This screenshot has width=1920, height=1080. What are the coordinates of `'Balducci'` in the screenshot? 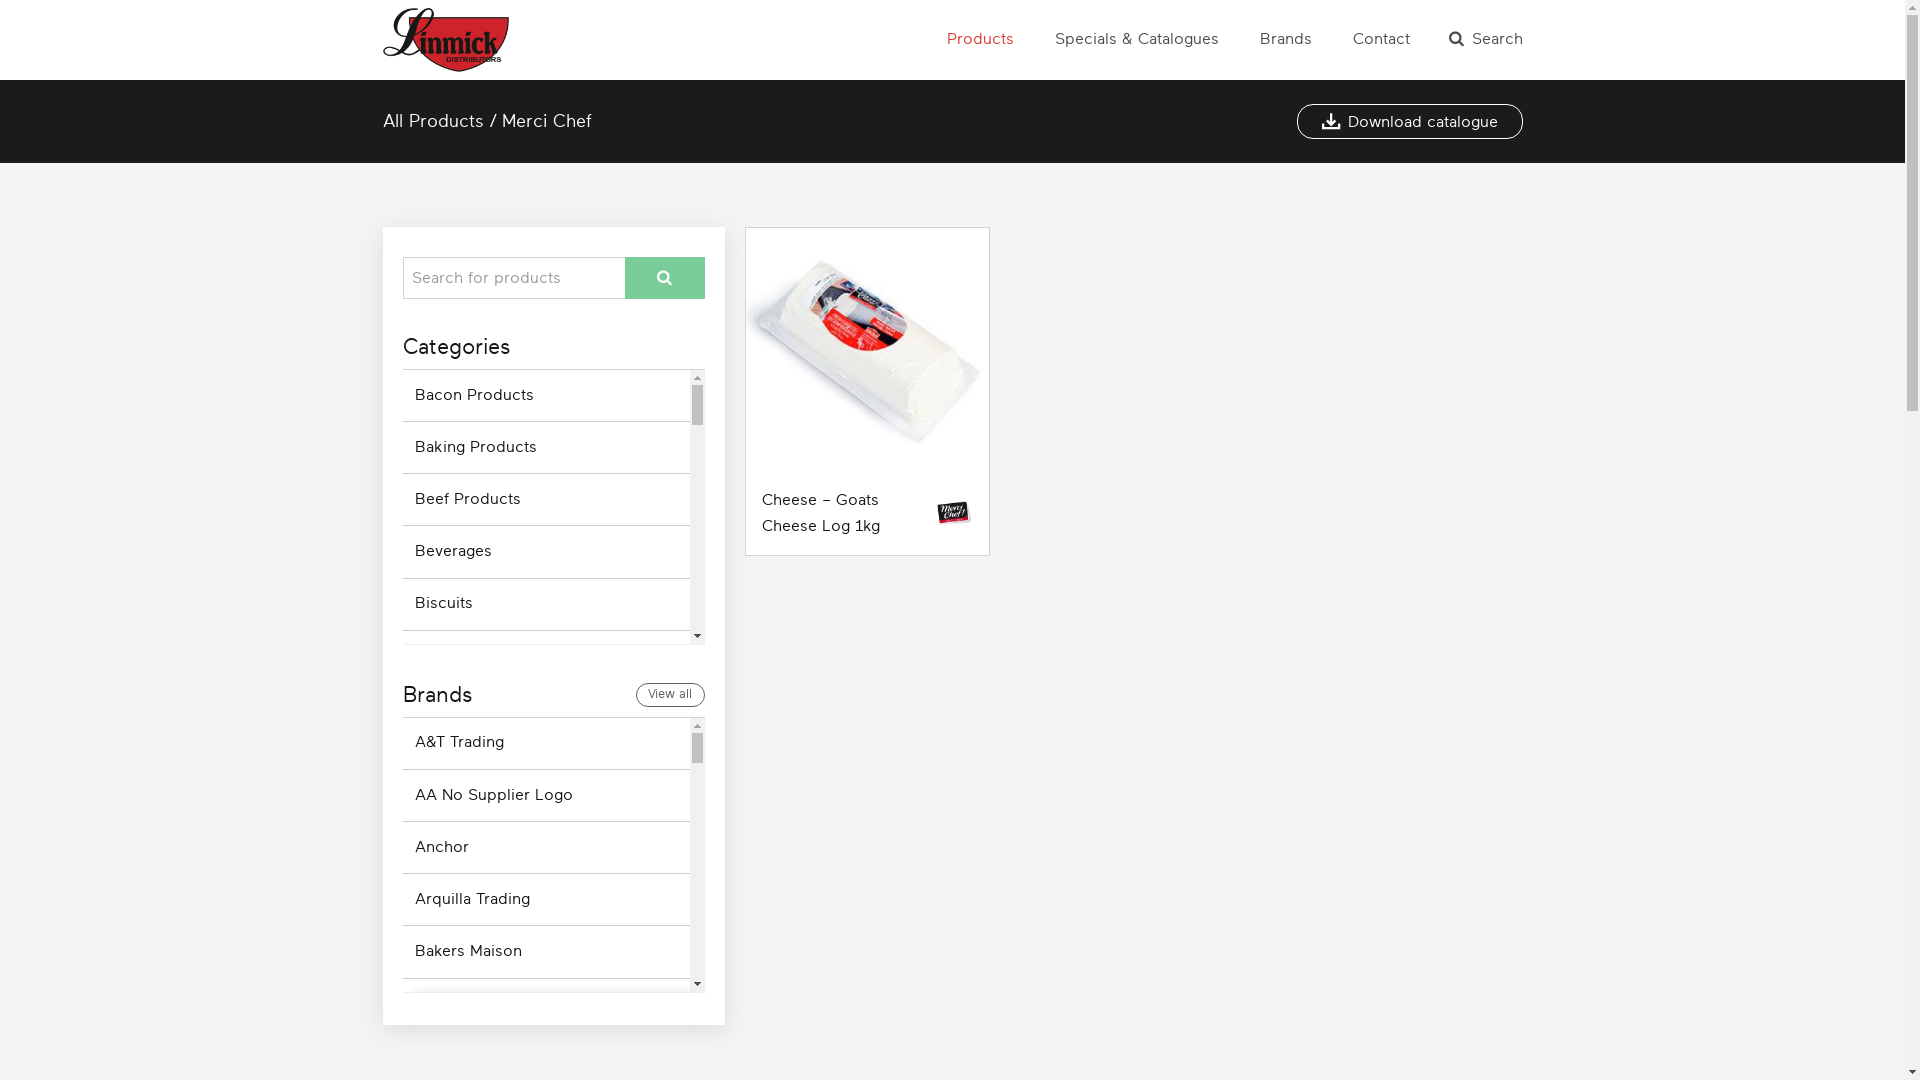 It's located at (545, 1004).